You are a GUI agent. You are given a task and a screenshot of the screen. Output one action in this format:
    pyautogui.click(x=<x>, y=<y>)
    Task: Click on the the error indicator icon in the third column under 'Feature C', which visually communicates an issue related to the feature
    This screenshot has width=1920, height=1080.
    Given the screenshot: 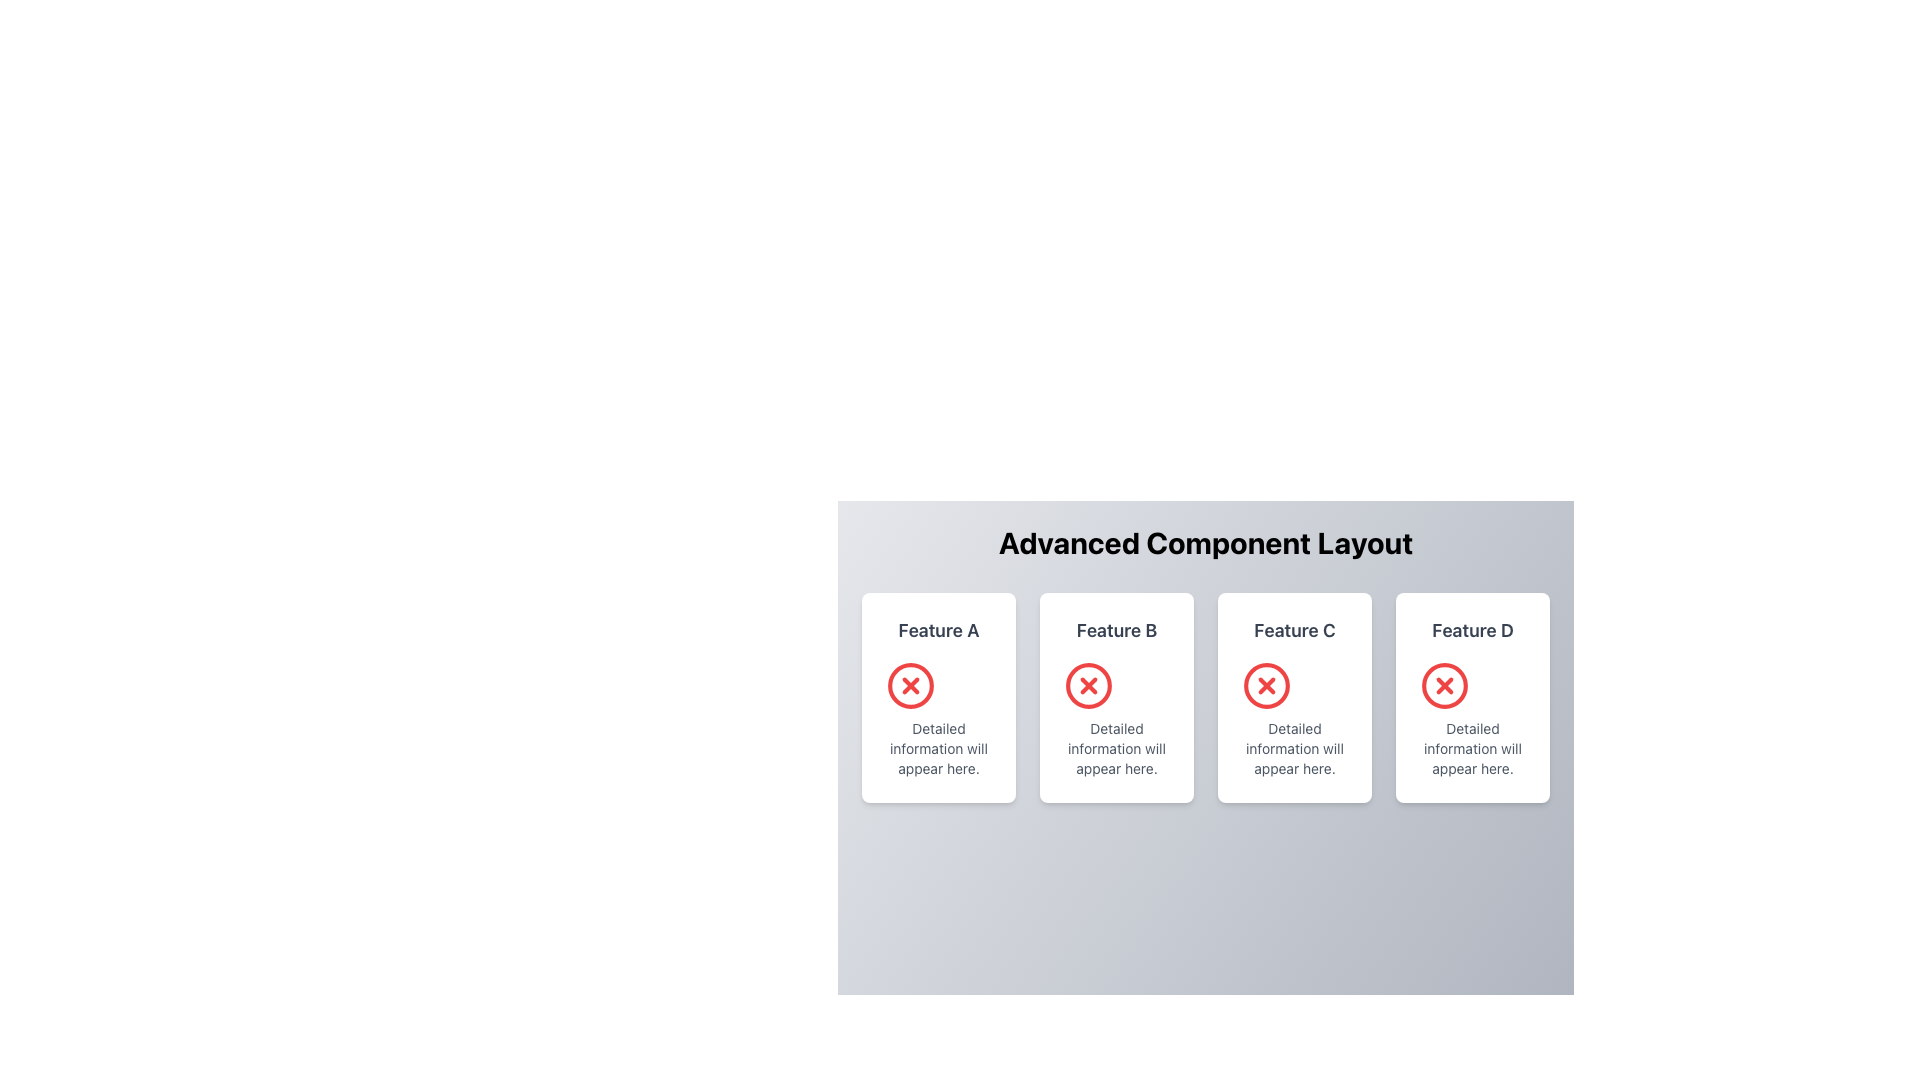 What is the action you would take?
    pyautogui.click(x=1266, y=685)
    